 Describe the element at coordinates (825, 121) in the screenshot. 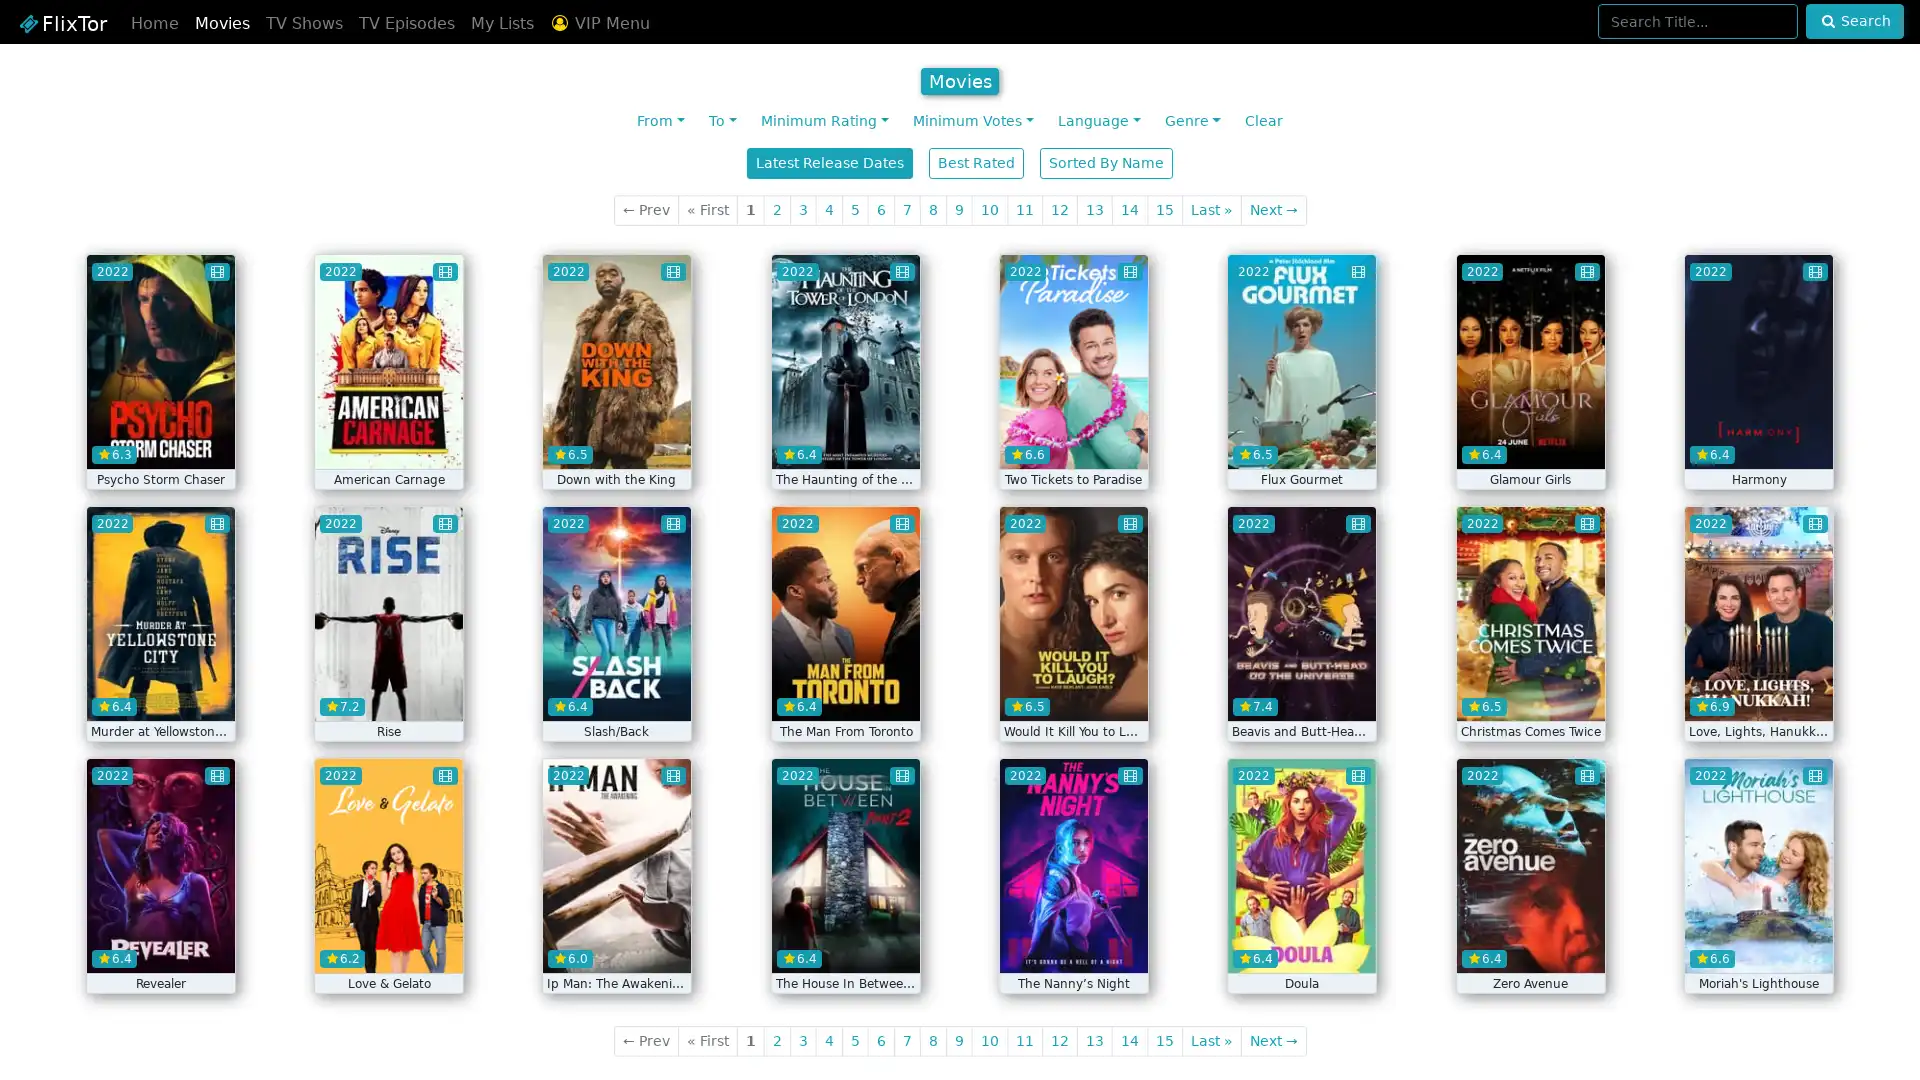

I see `Minimum Rating` at that location.